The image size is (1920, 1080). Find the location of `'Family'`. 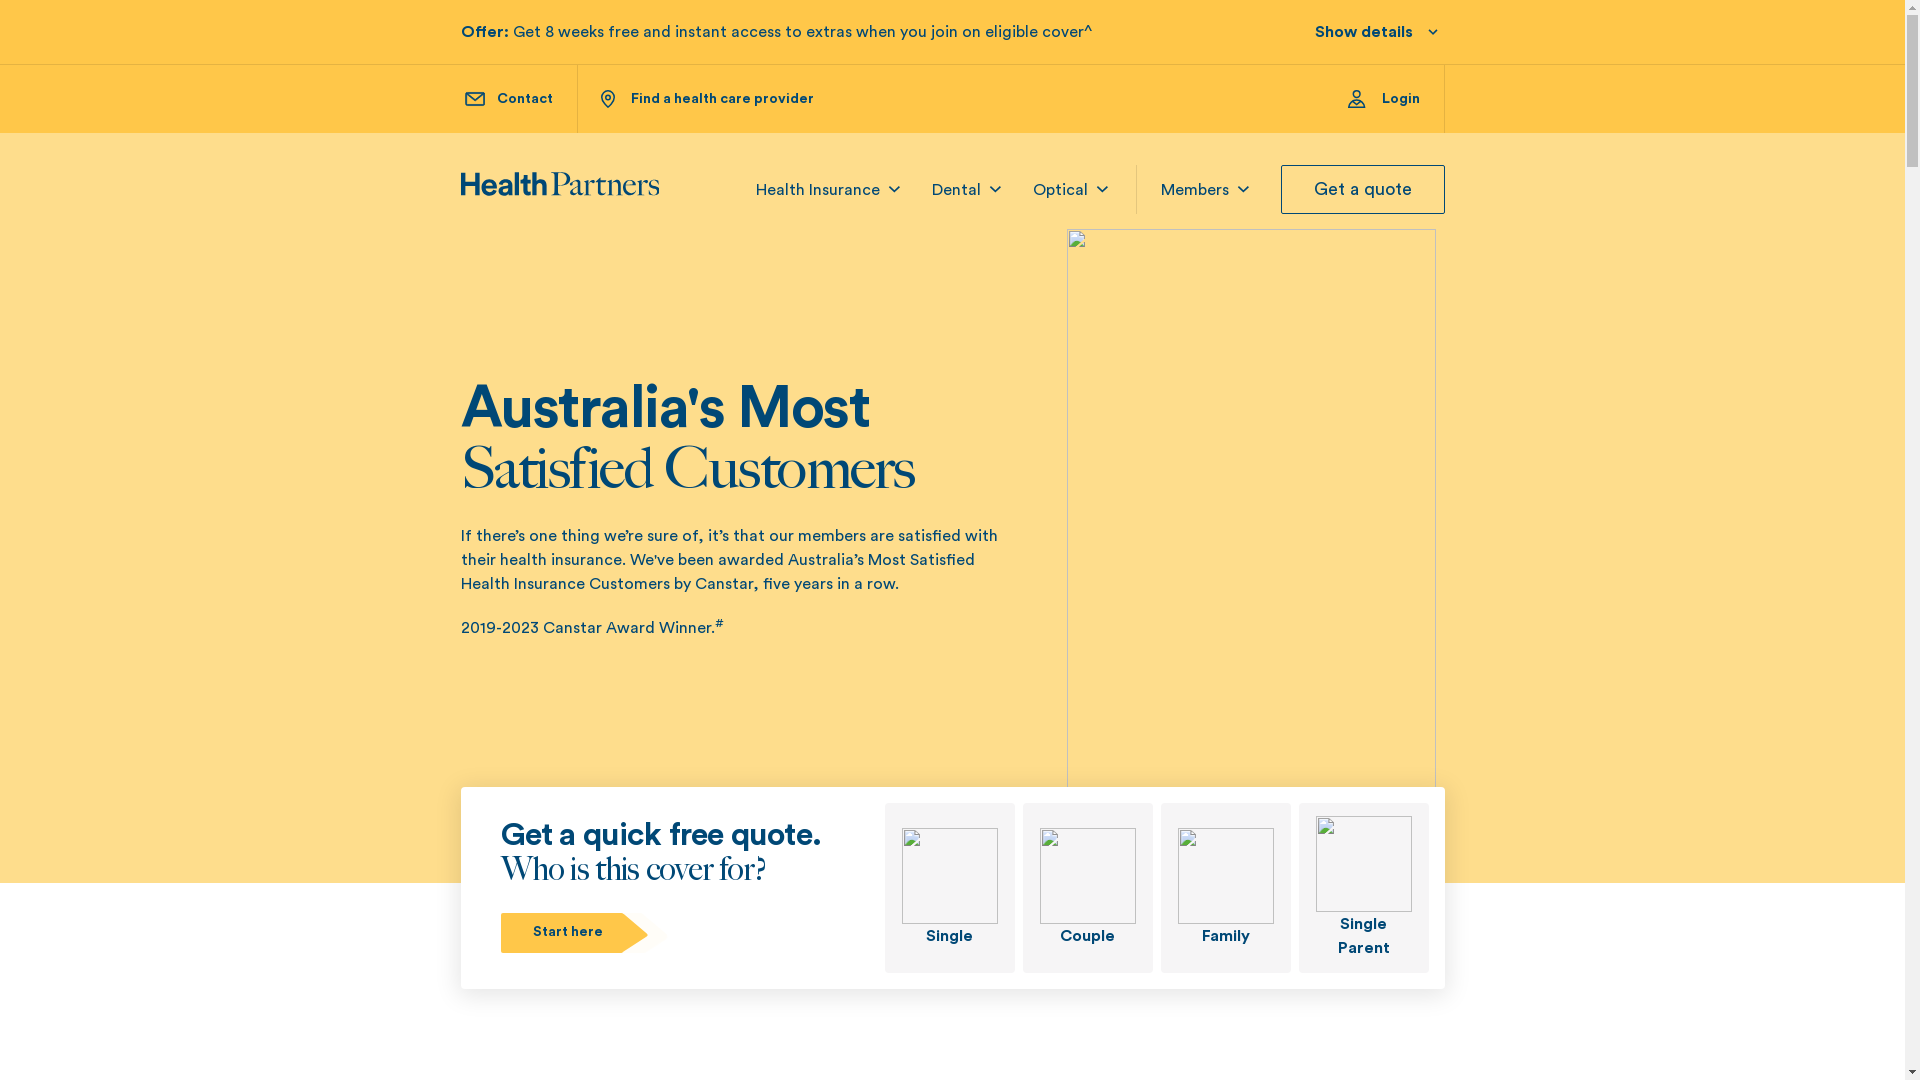

'Family' is located at coordinates (1223, 886).